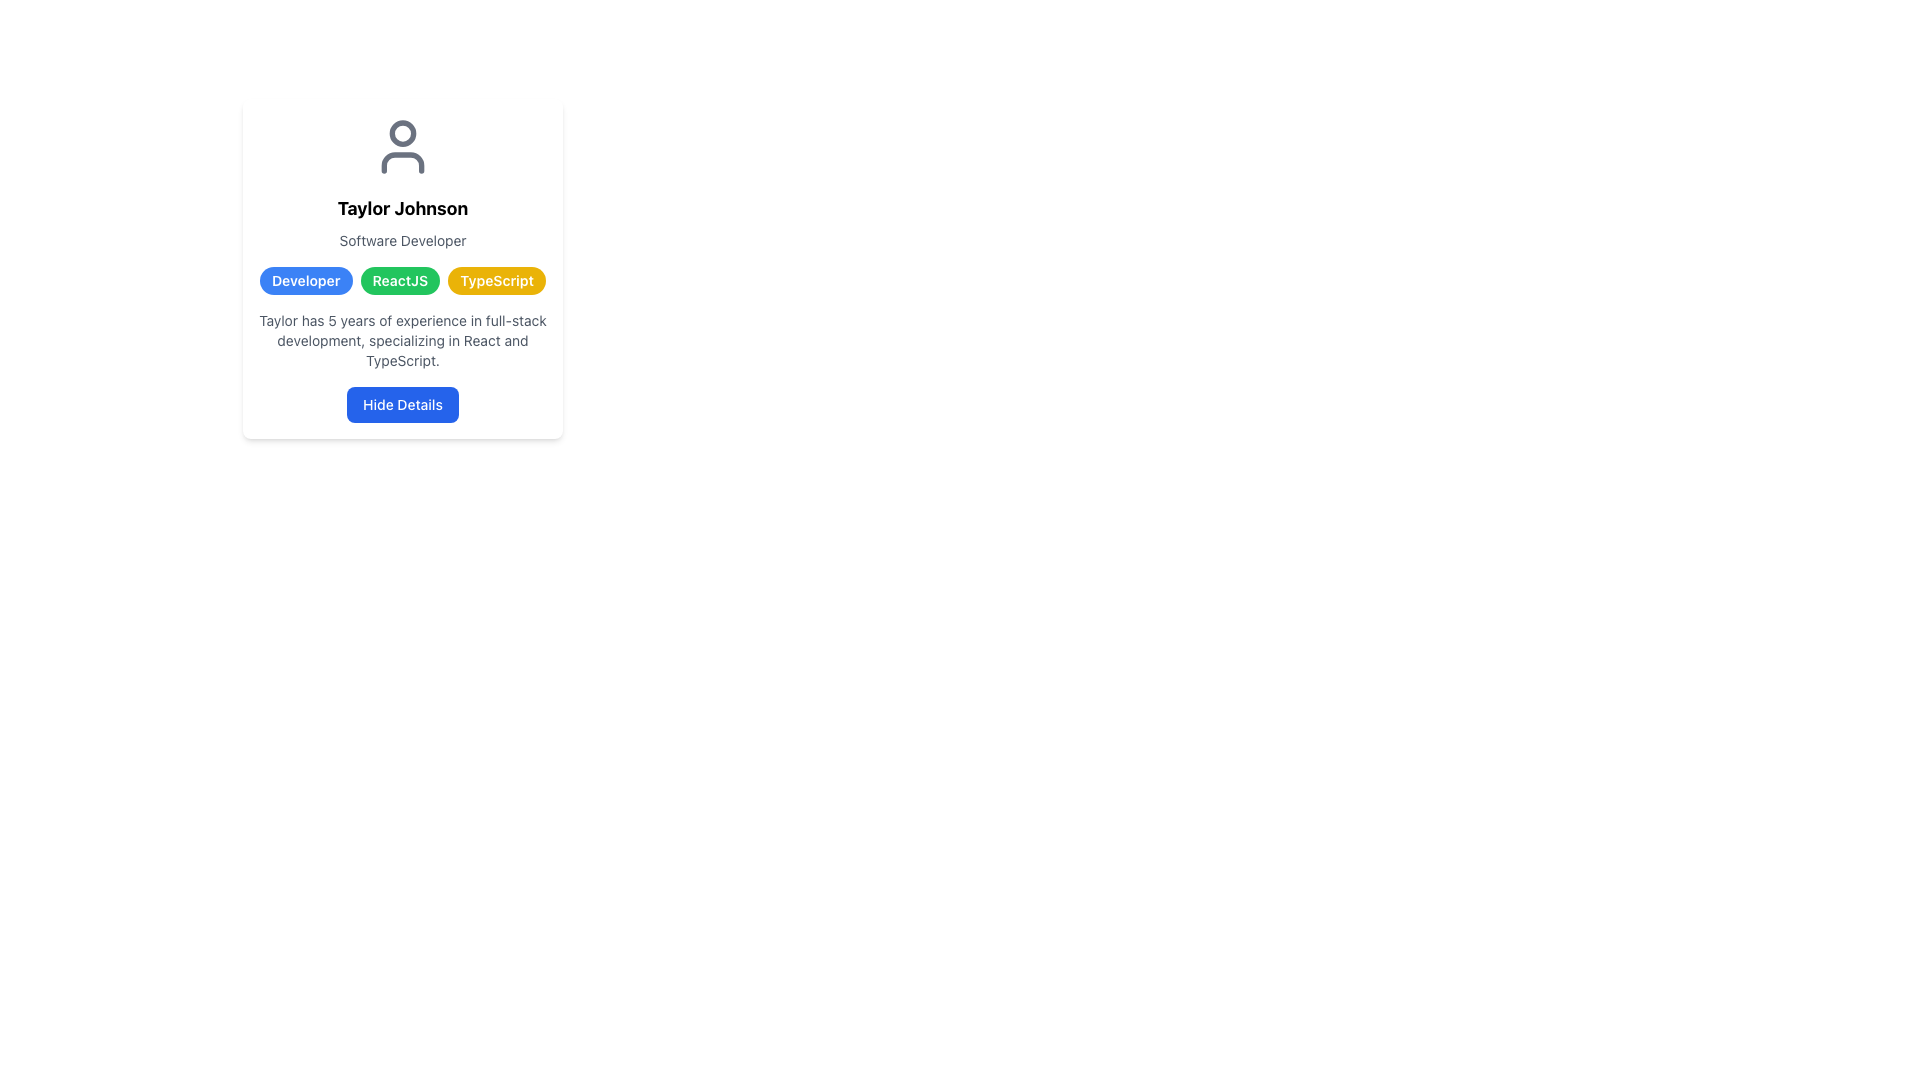 The width and height of the screenshot is (1920, 1080). I want to click on a tag within the Tag Group located below 'Software Developer', so click(402, 281).